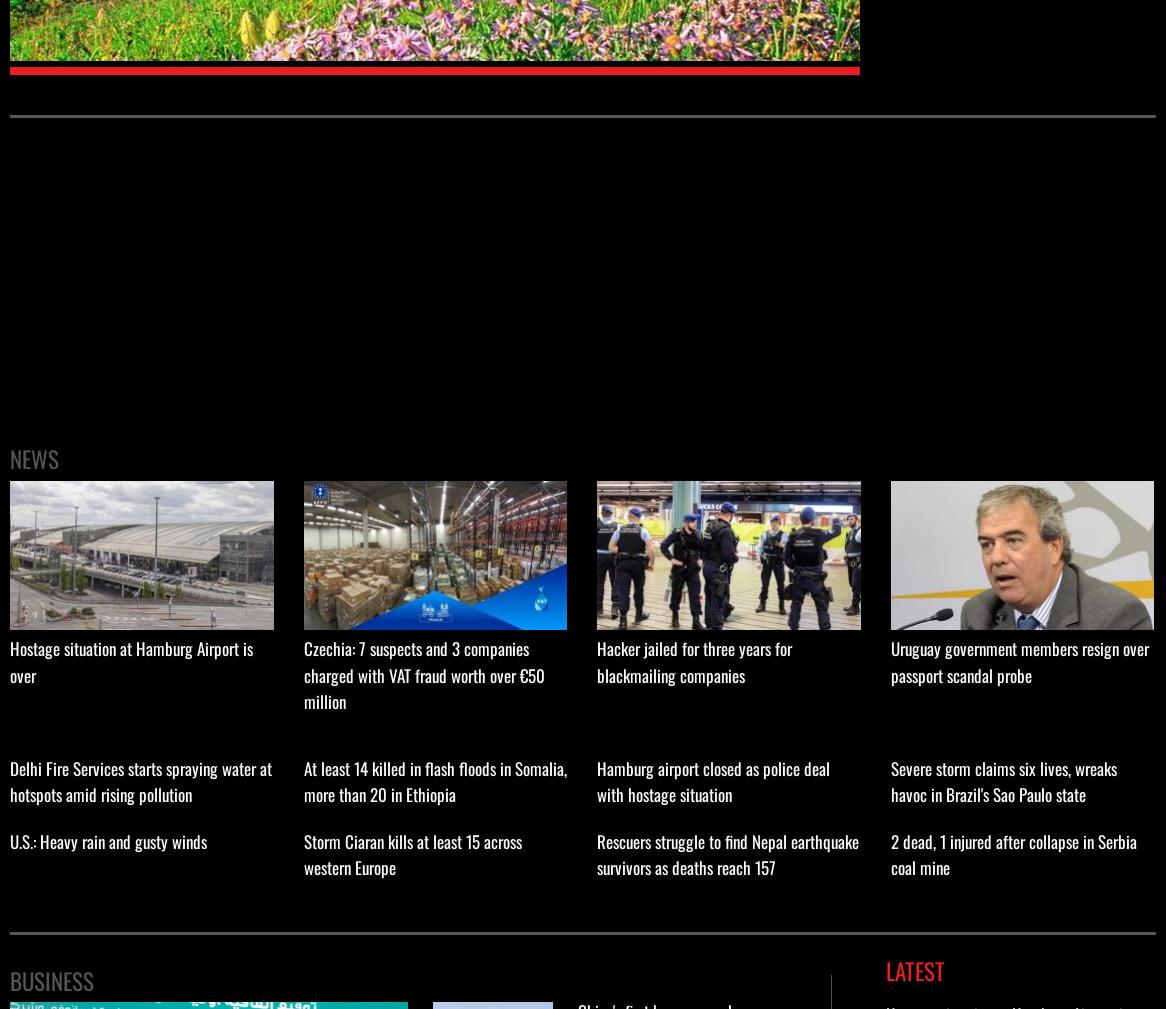 The width and height of the screenshot is (1166, 1009). What do you see at coordinates (410, 854) in the screenshot?
I see `'Storm Ciaran kills at least 15 across western Europe'` at bounding box center [410, 854].